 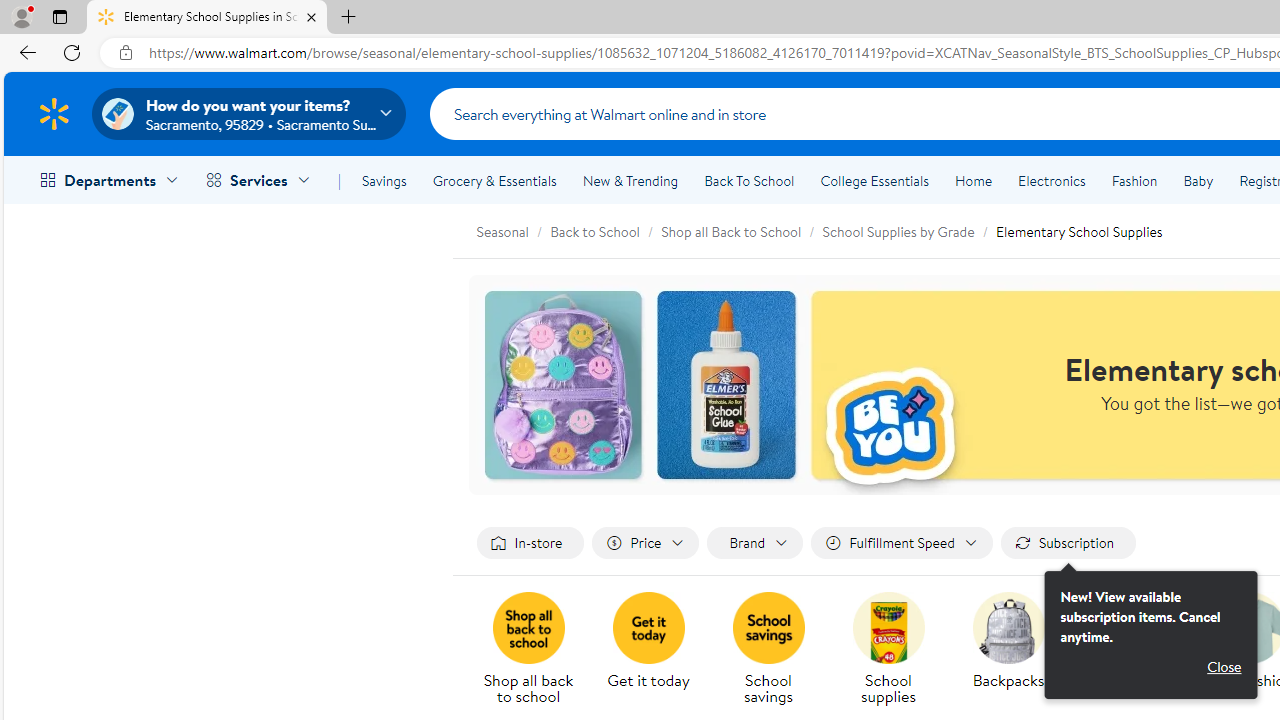 What do you see at coordinates (754, 543) in the screenshot?
I see `'Filter by Brand not applied, activate to change'` at bounding box center [754, 543].